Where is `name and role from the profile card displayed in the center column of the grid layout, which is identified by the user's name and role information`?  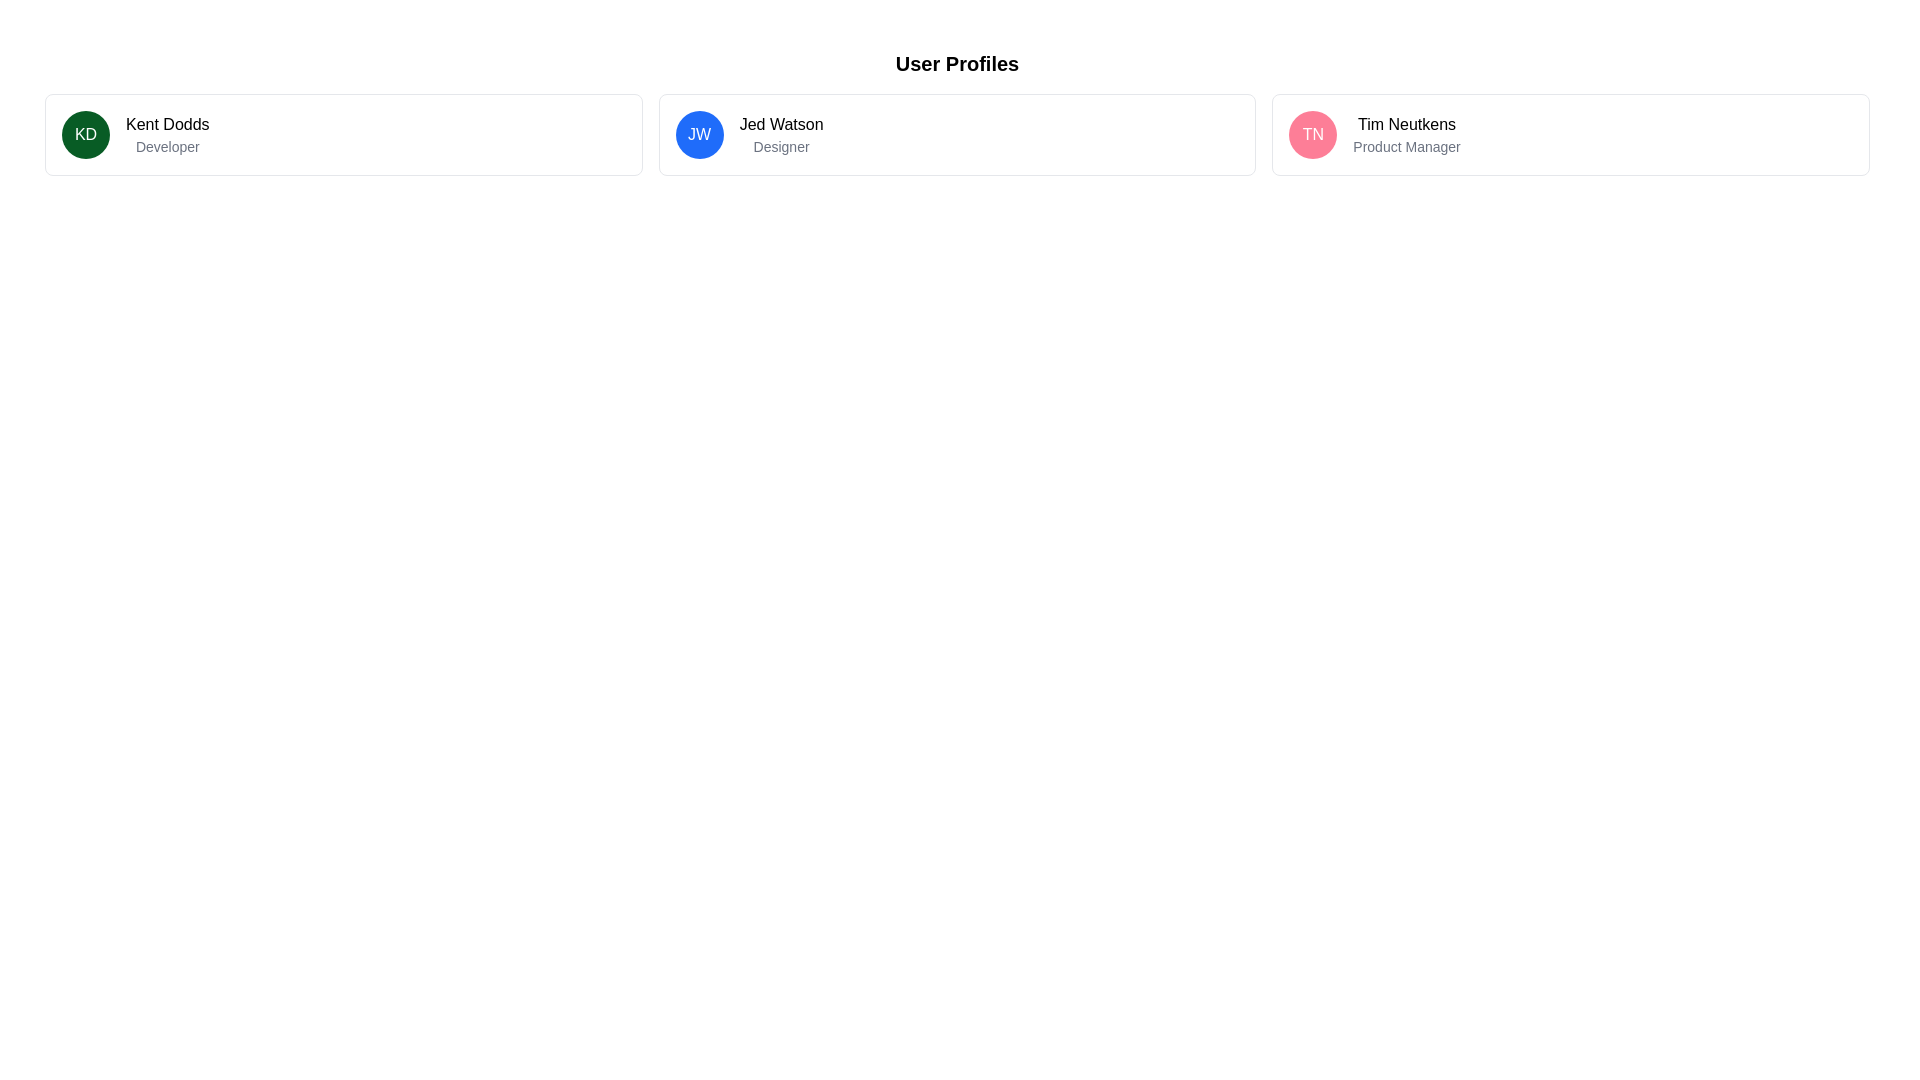 name and role from the profile card displayed in the center column of the grid layout, which is identified by the user's name and role information is located at coordinates (956, 135).